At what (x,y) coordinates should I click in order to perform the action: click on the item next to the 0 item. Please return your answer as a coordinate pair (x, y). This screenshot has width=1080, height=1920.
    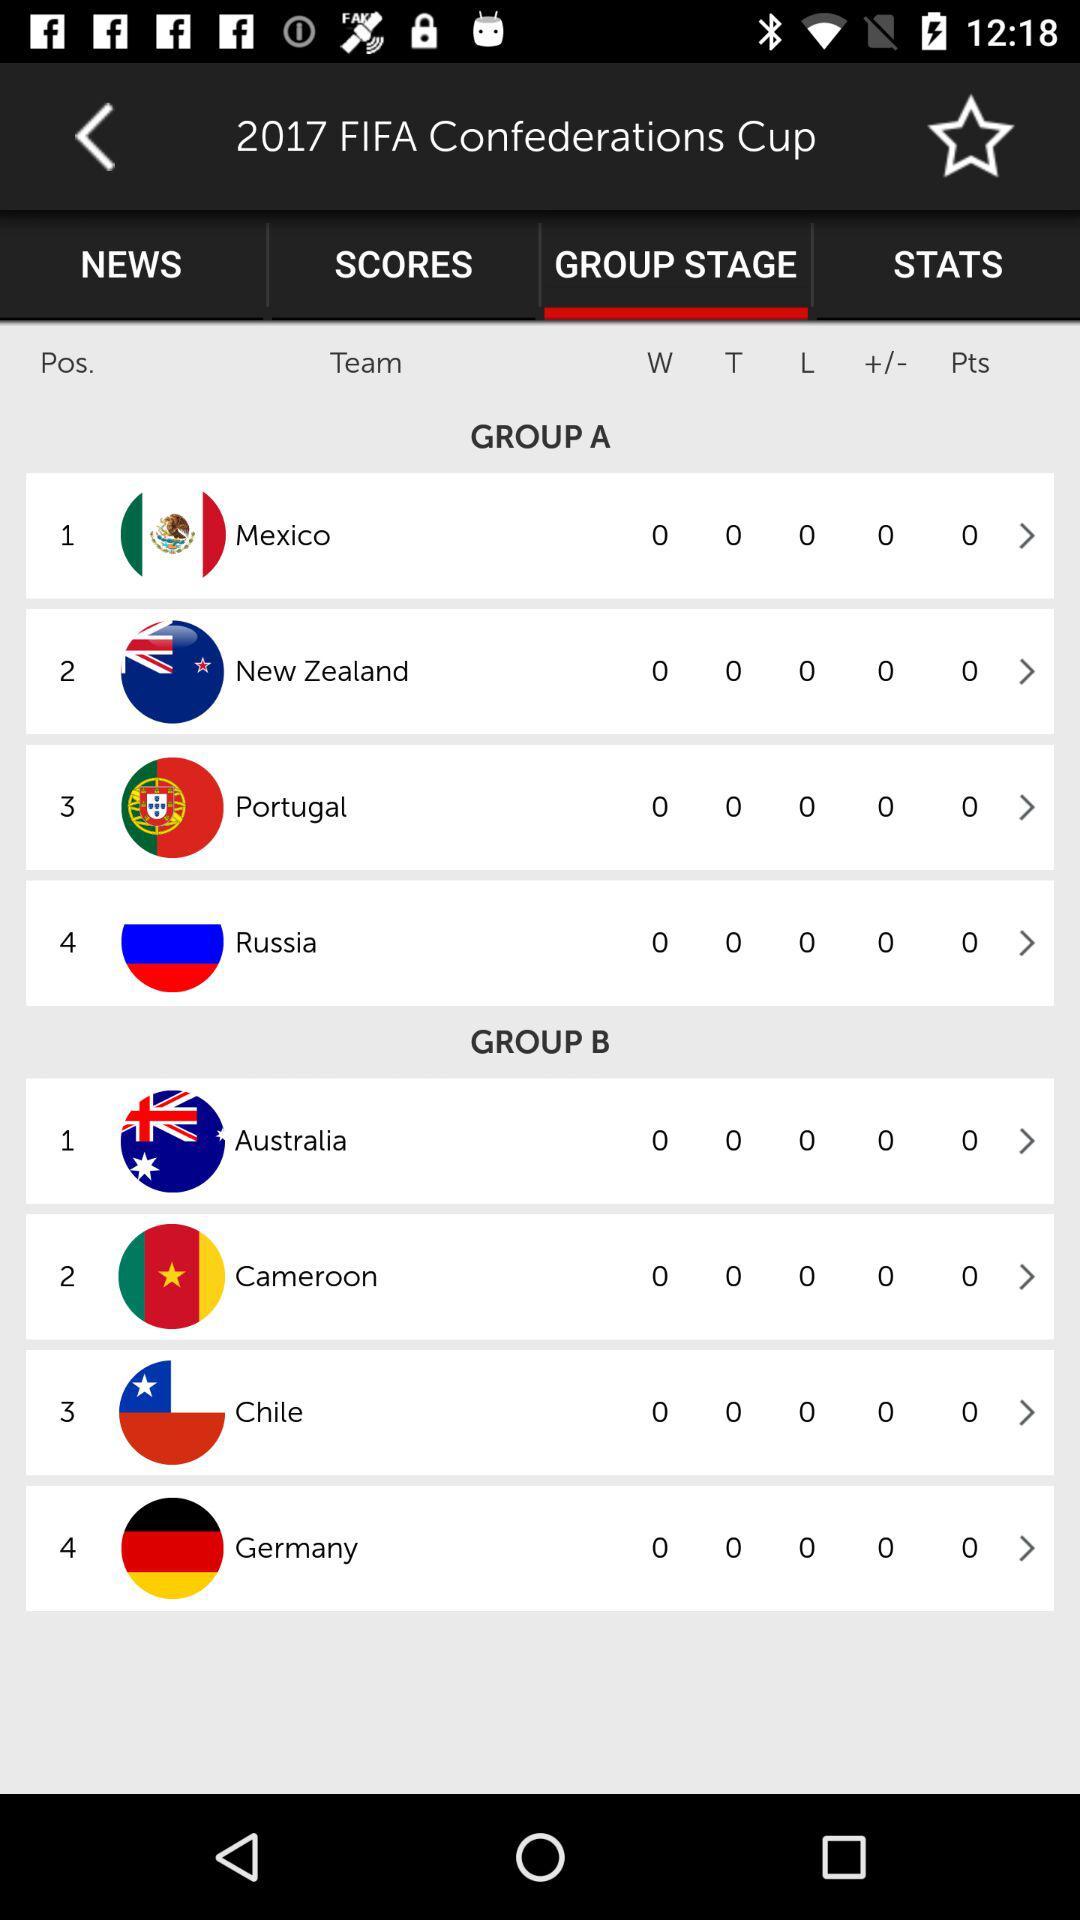
    Looking at the image, I should click on (427, 1141).